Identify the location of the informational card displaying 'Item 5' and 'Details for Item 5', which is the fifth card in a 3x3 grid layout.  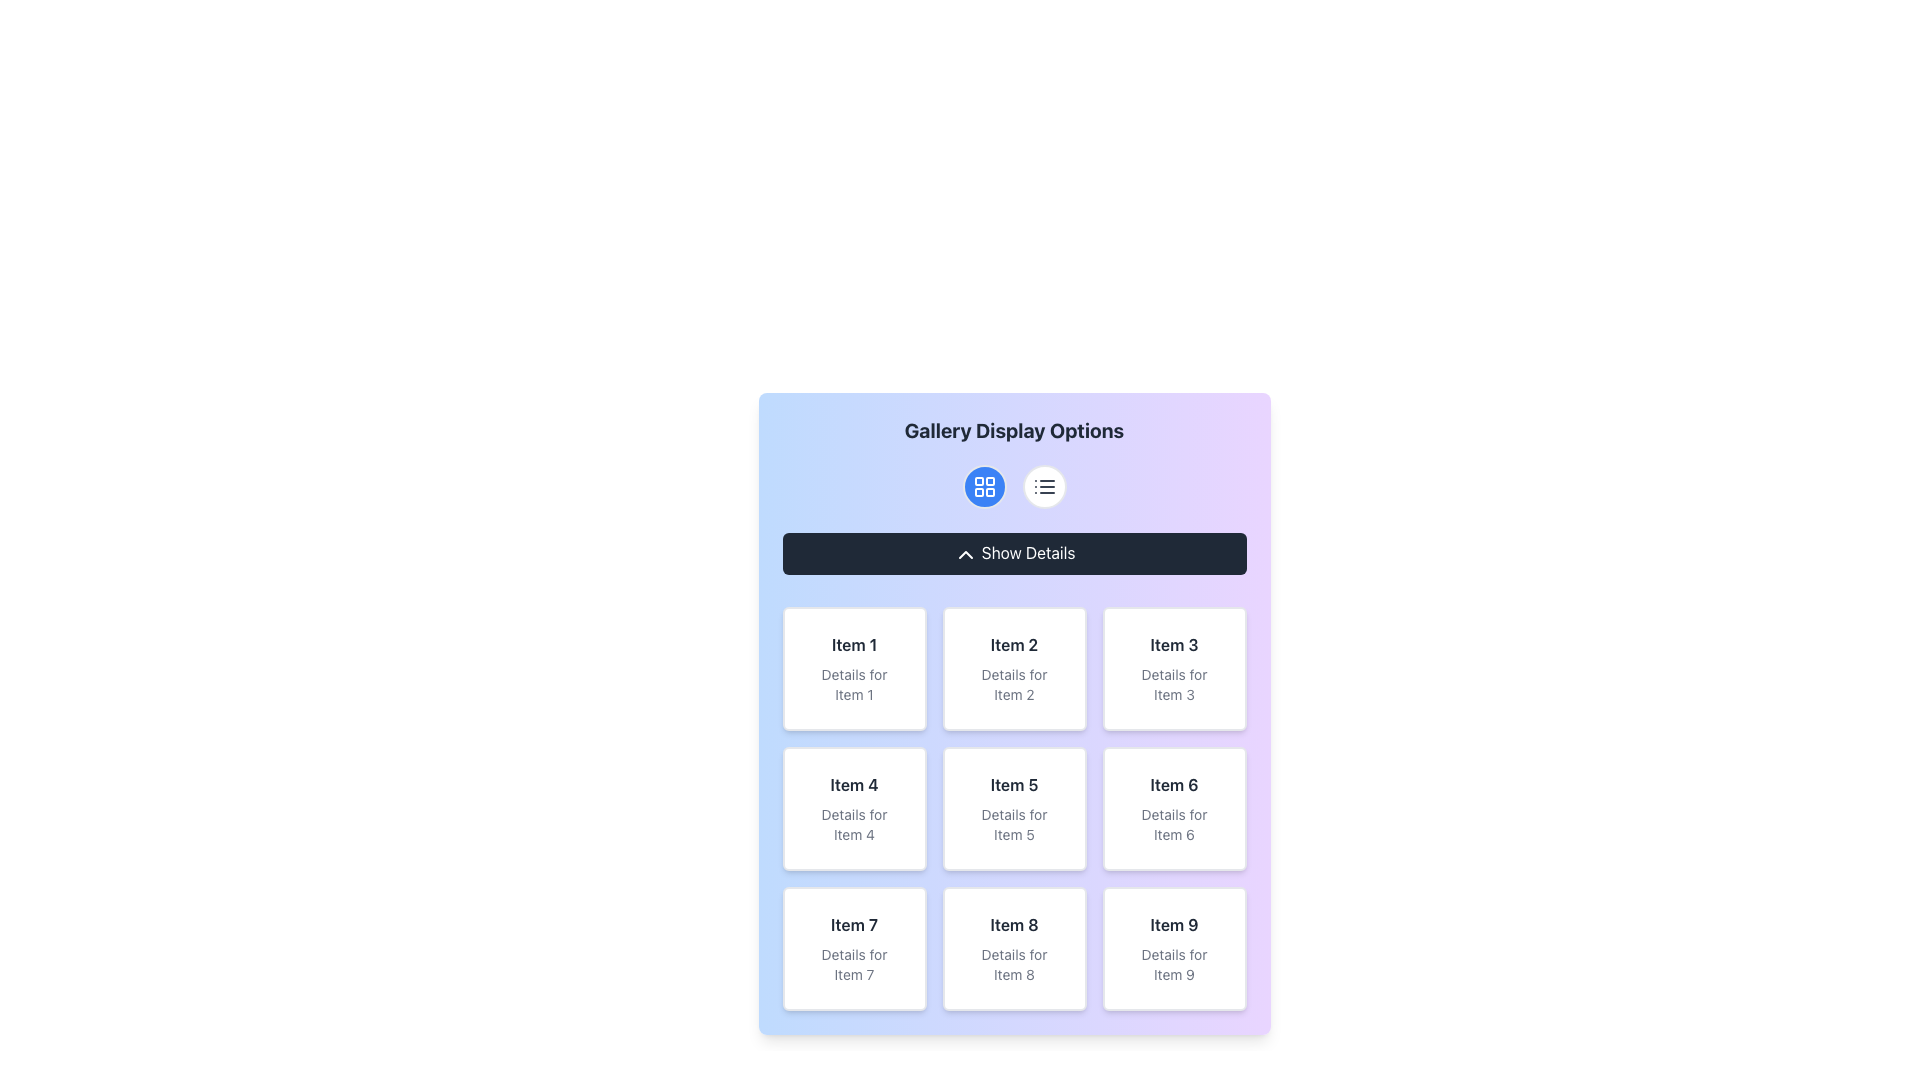
(1014, 807).